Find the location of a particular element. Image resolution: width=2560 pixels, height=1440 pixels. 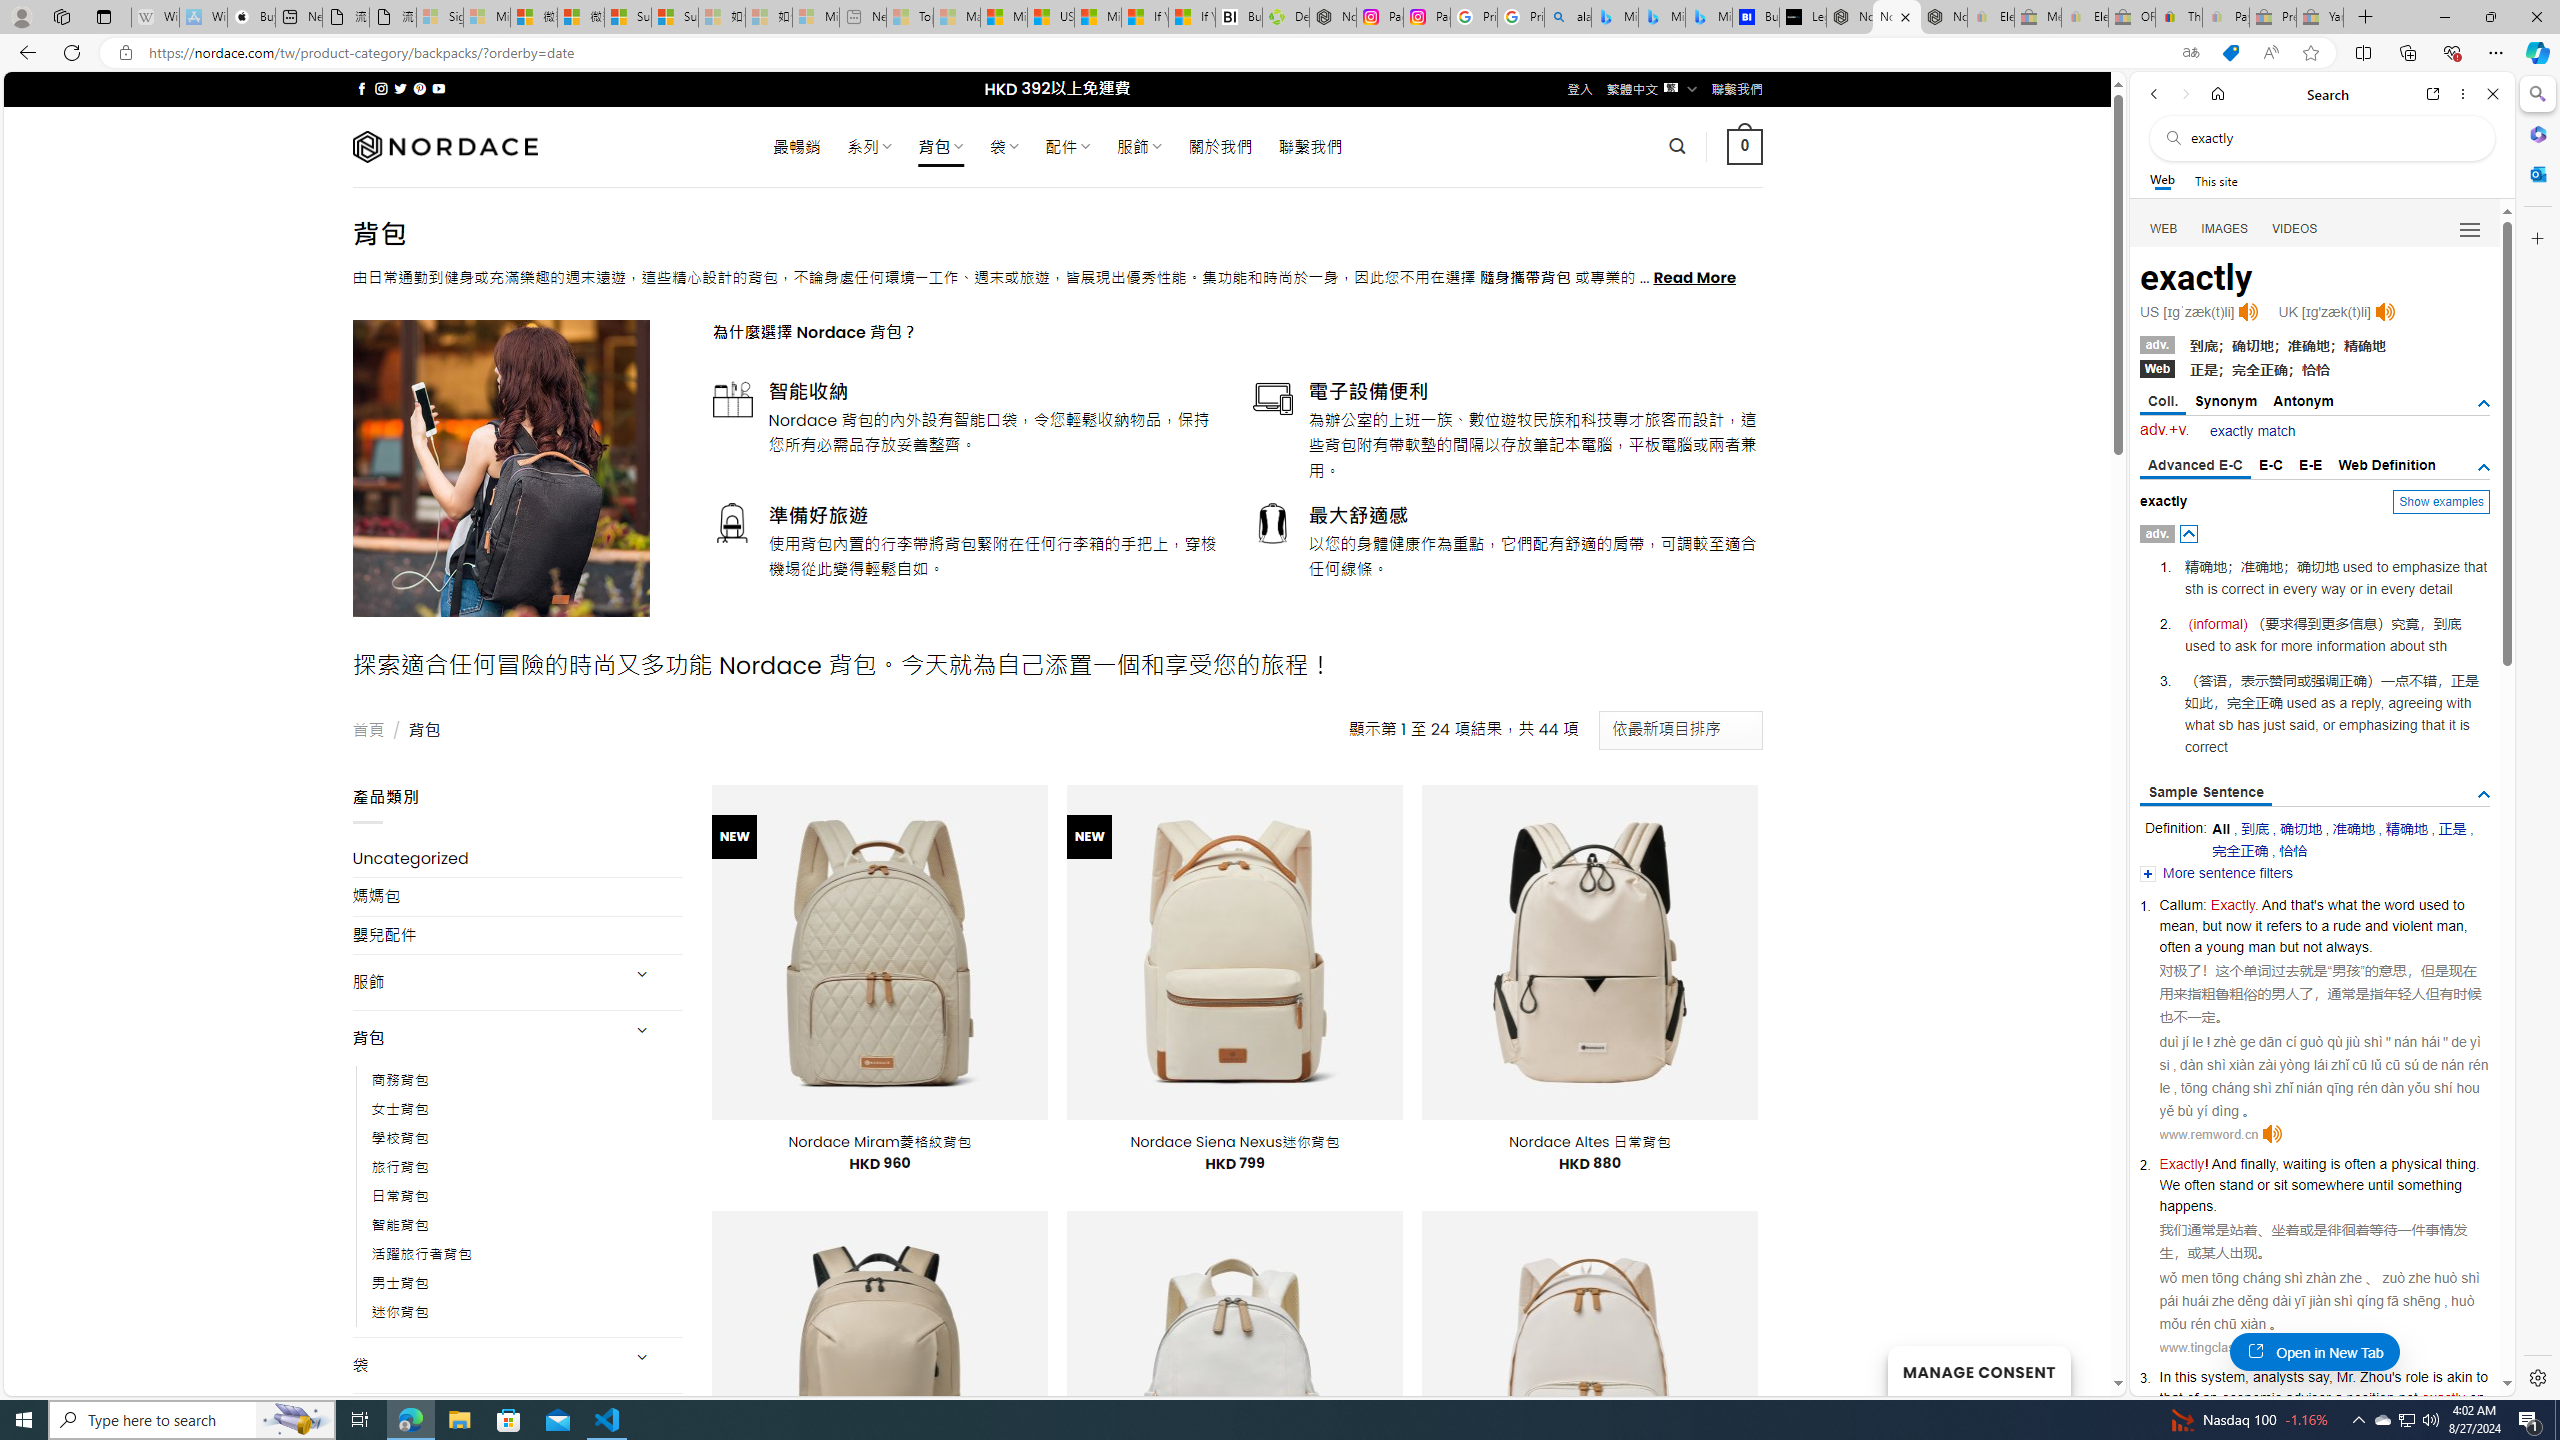

'Yard, Garden & Outdoor Living - Sleeping' is located at coordinates (2319, 16).